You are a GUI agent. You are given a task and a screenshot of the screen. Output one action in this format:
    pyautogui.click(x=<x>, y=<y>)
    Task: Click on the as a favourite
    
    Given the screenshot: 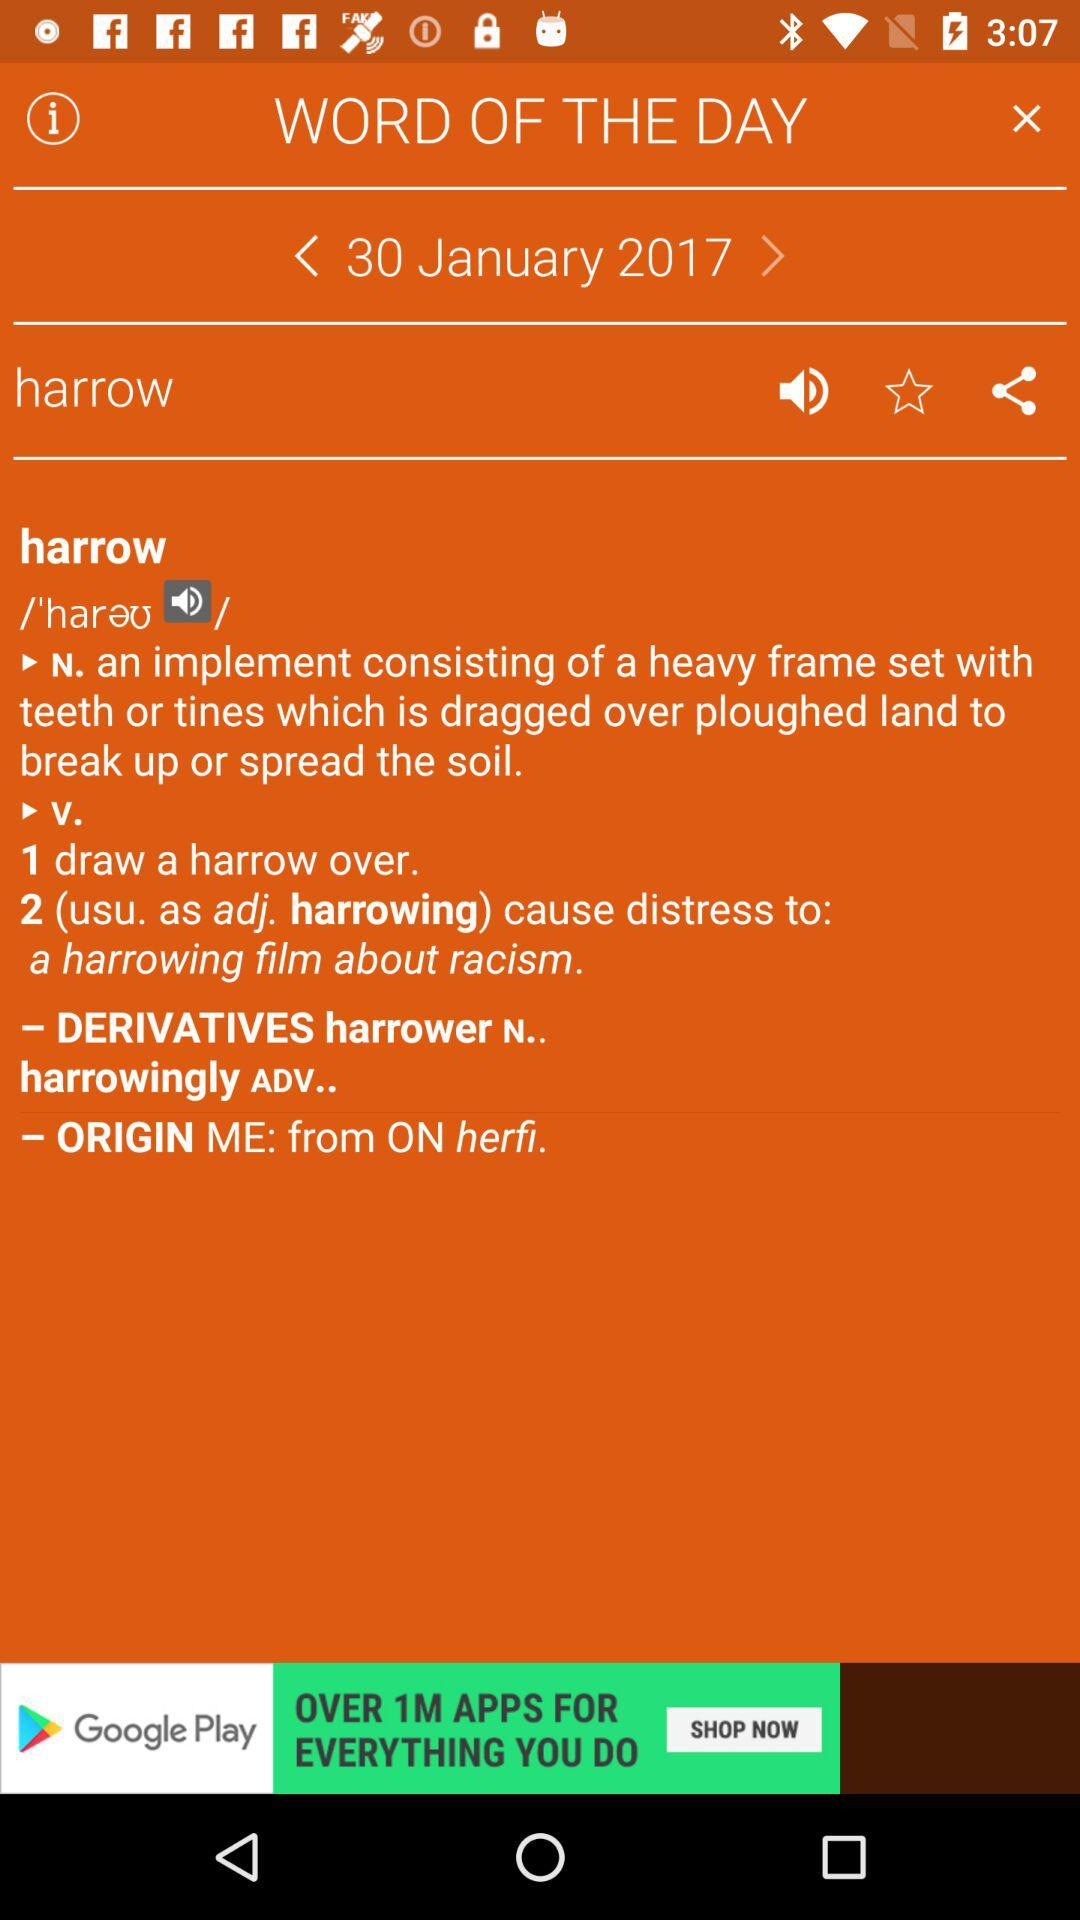 What is the action you would take?
    pyautogui.click(x=909, y=390)
    